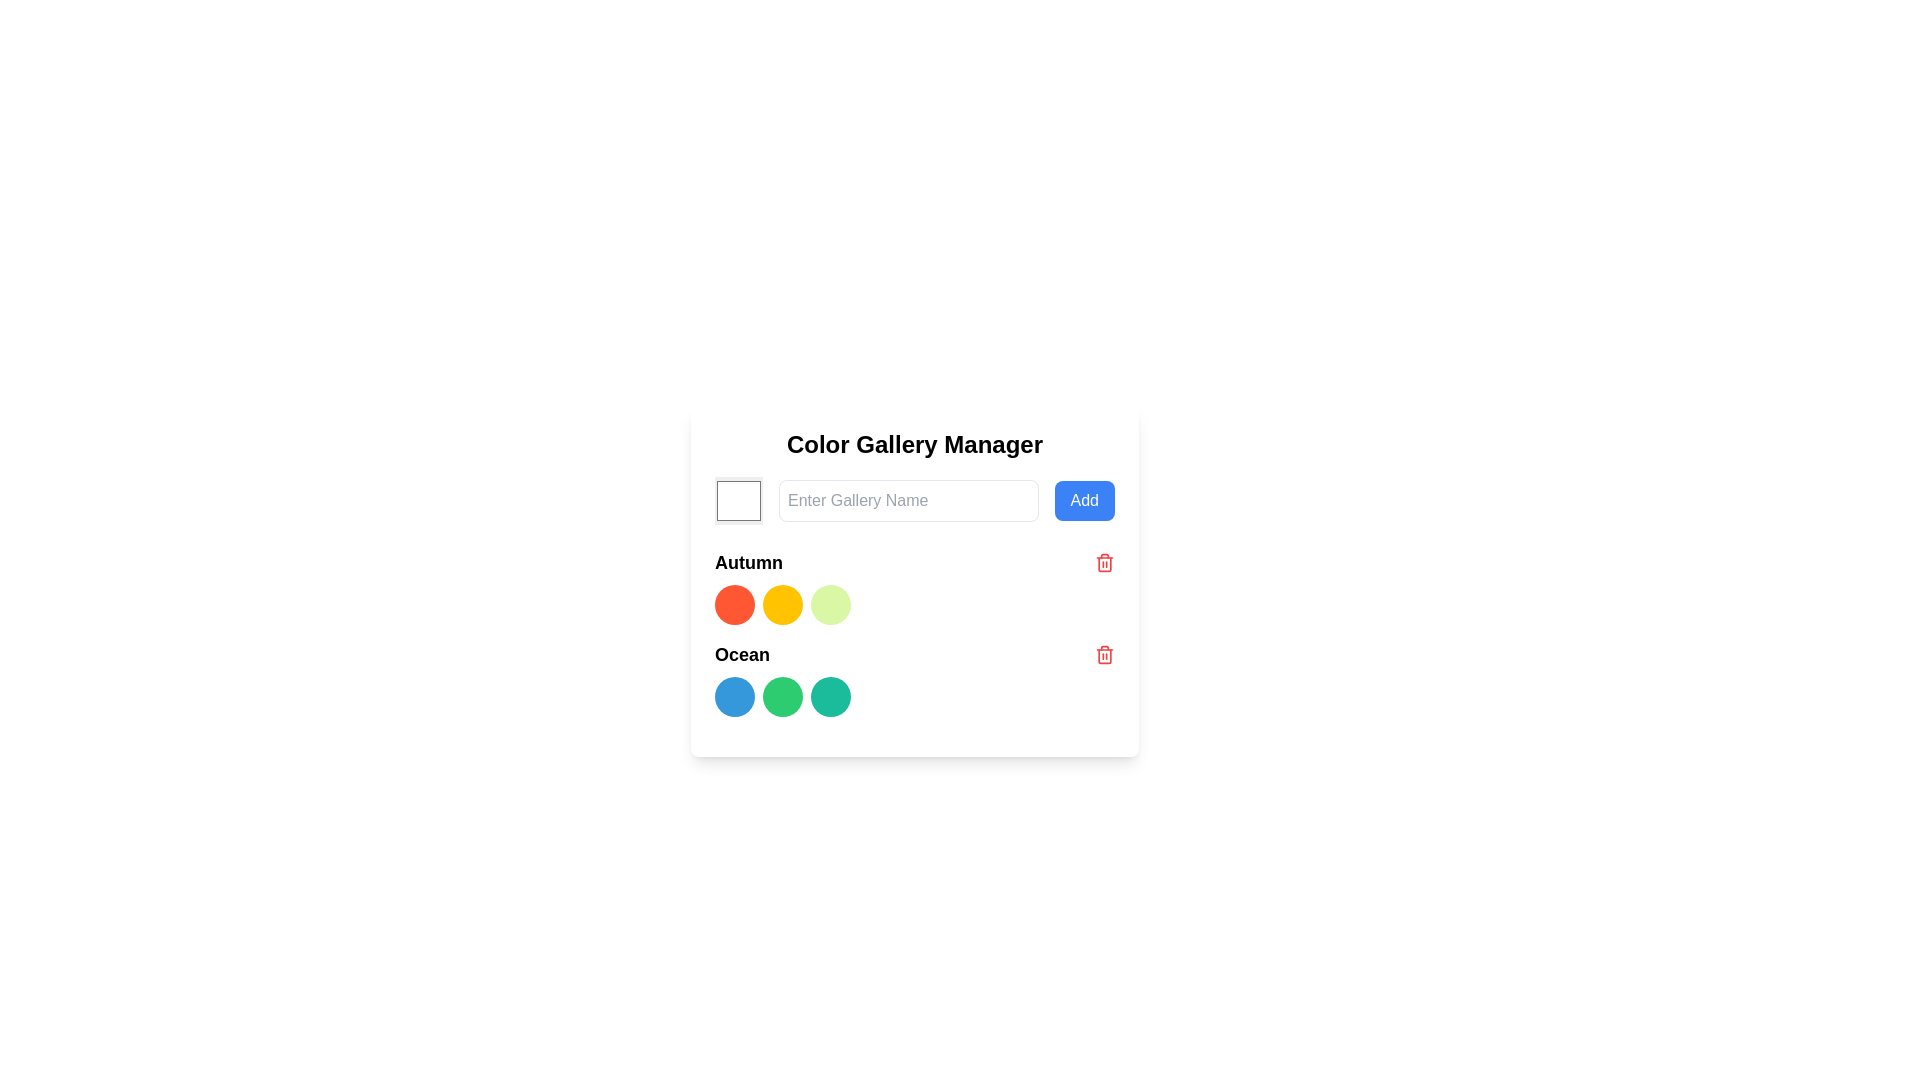 The width and height of the screenshot is (1920, 1080). What do you see at coordinates (781, 696) in the screenshot?
I see `the second circular color option in the 'Ocean' section, which serves as a visual indicator and is positioned between a blue and a turquoise component` at bounding box center [781, 696].